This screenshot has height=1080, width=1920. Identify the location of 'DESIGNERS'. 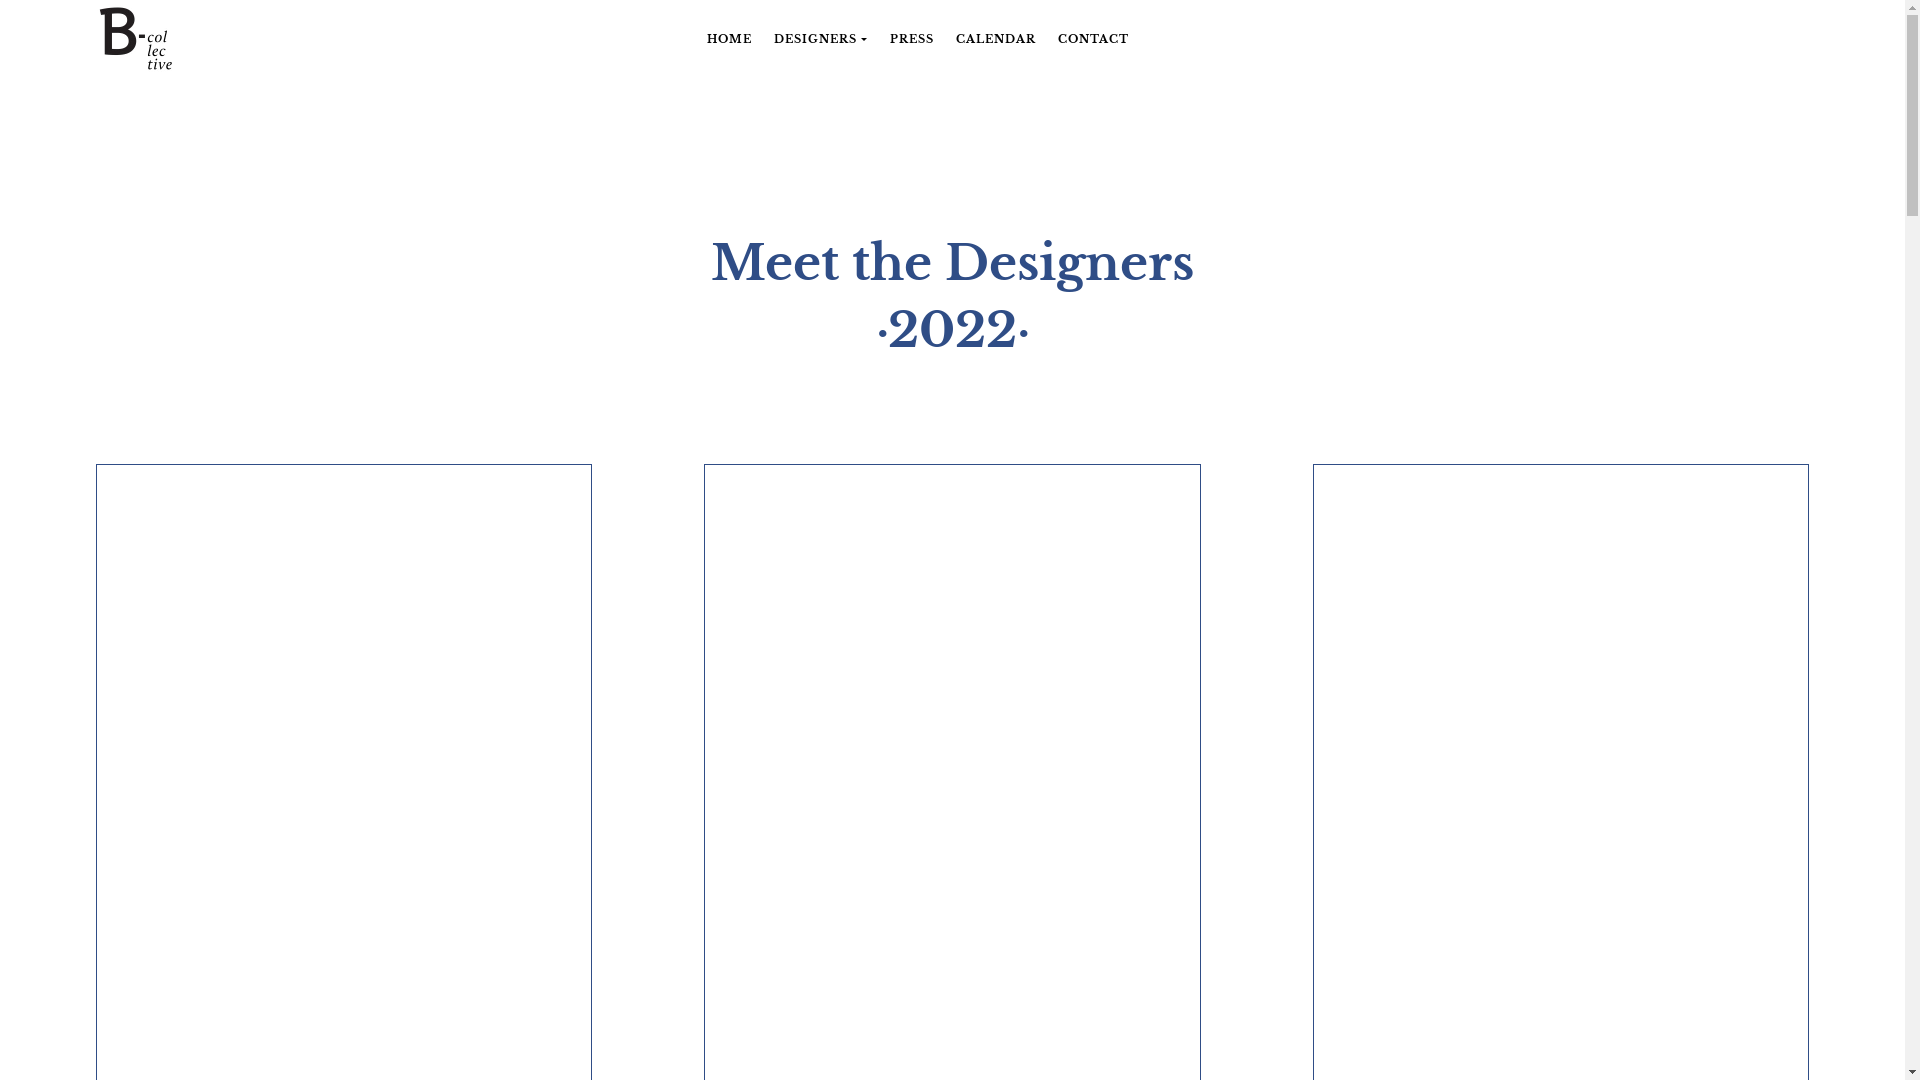
(772, 39).